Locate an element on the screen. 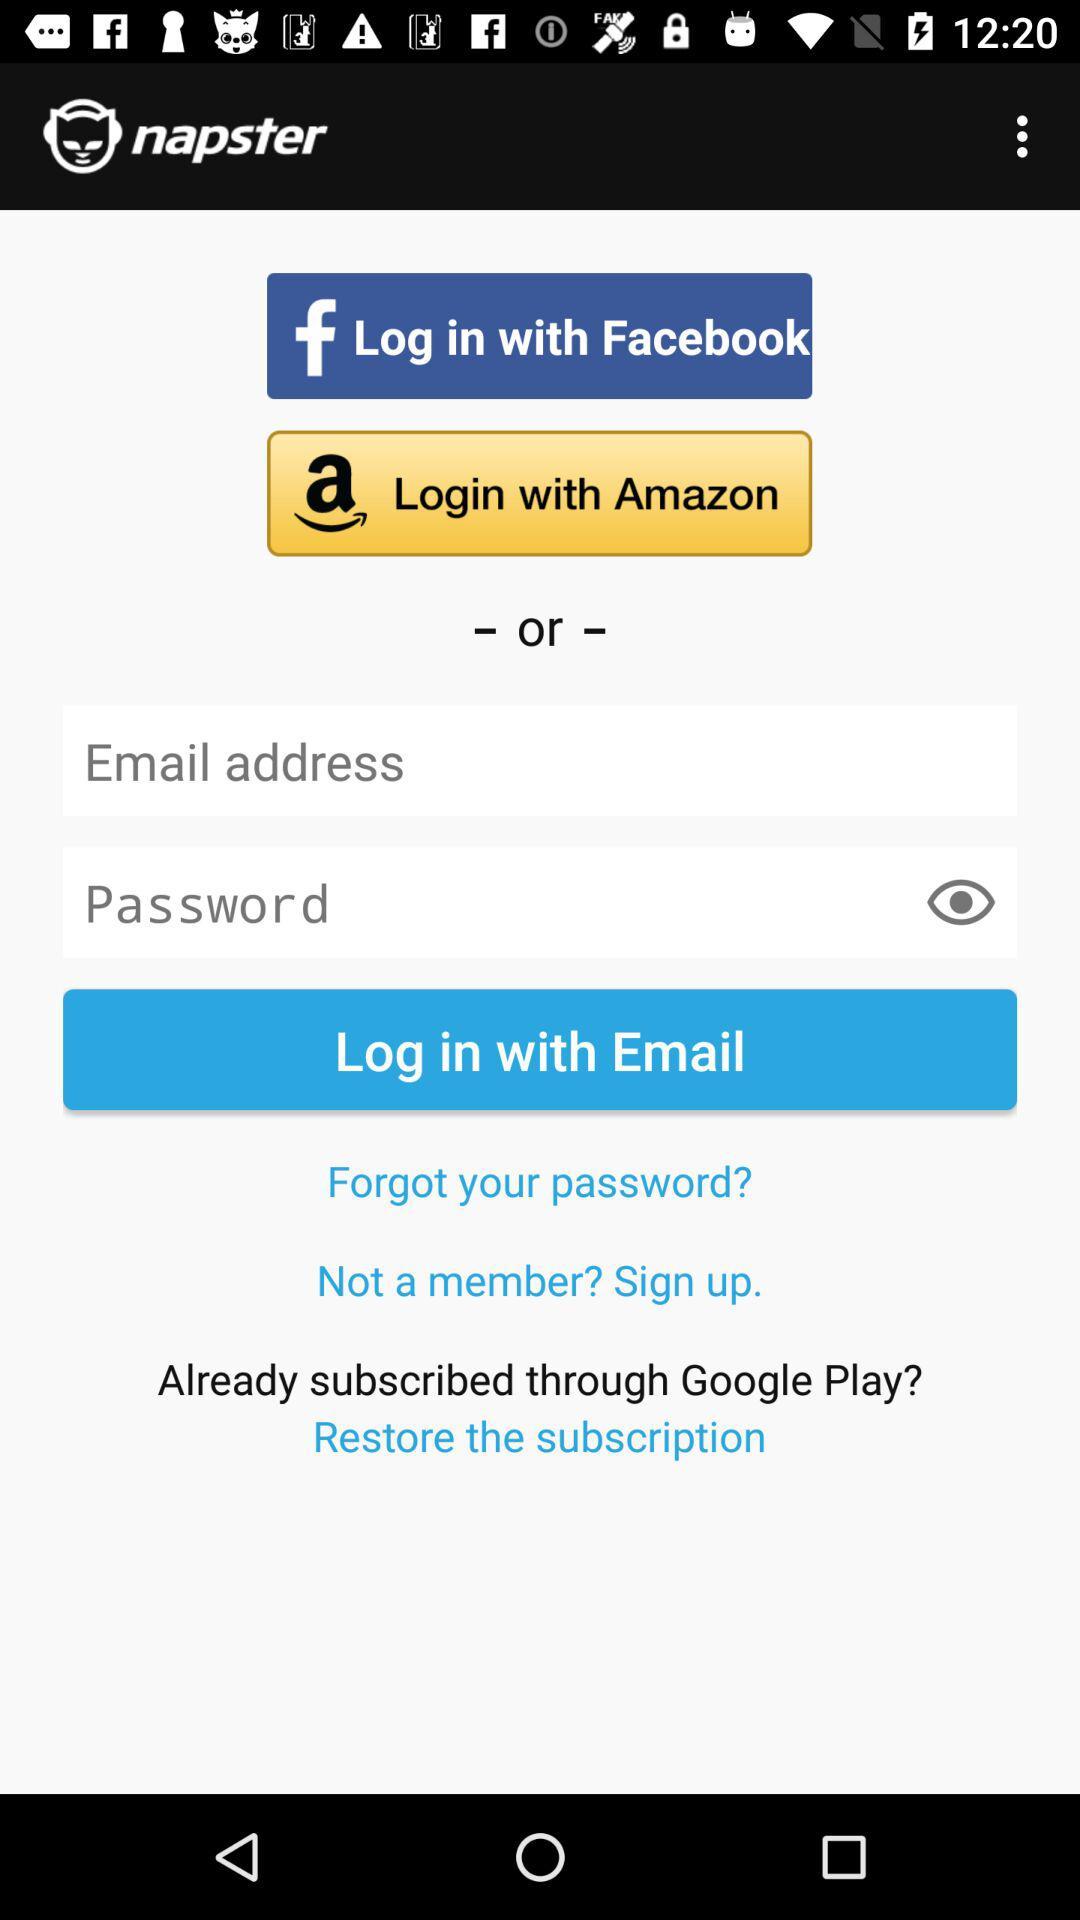  the restore the subscription is located at coordinates (538, 1434).